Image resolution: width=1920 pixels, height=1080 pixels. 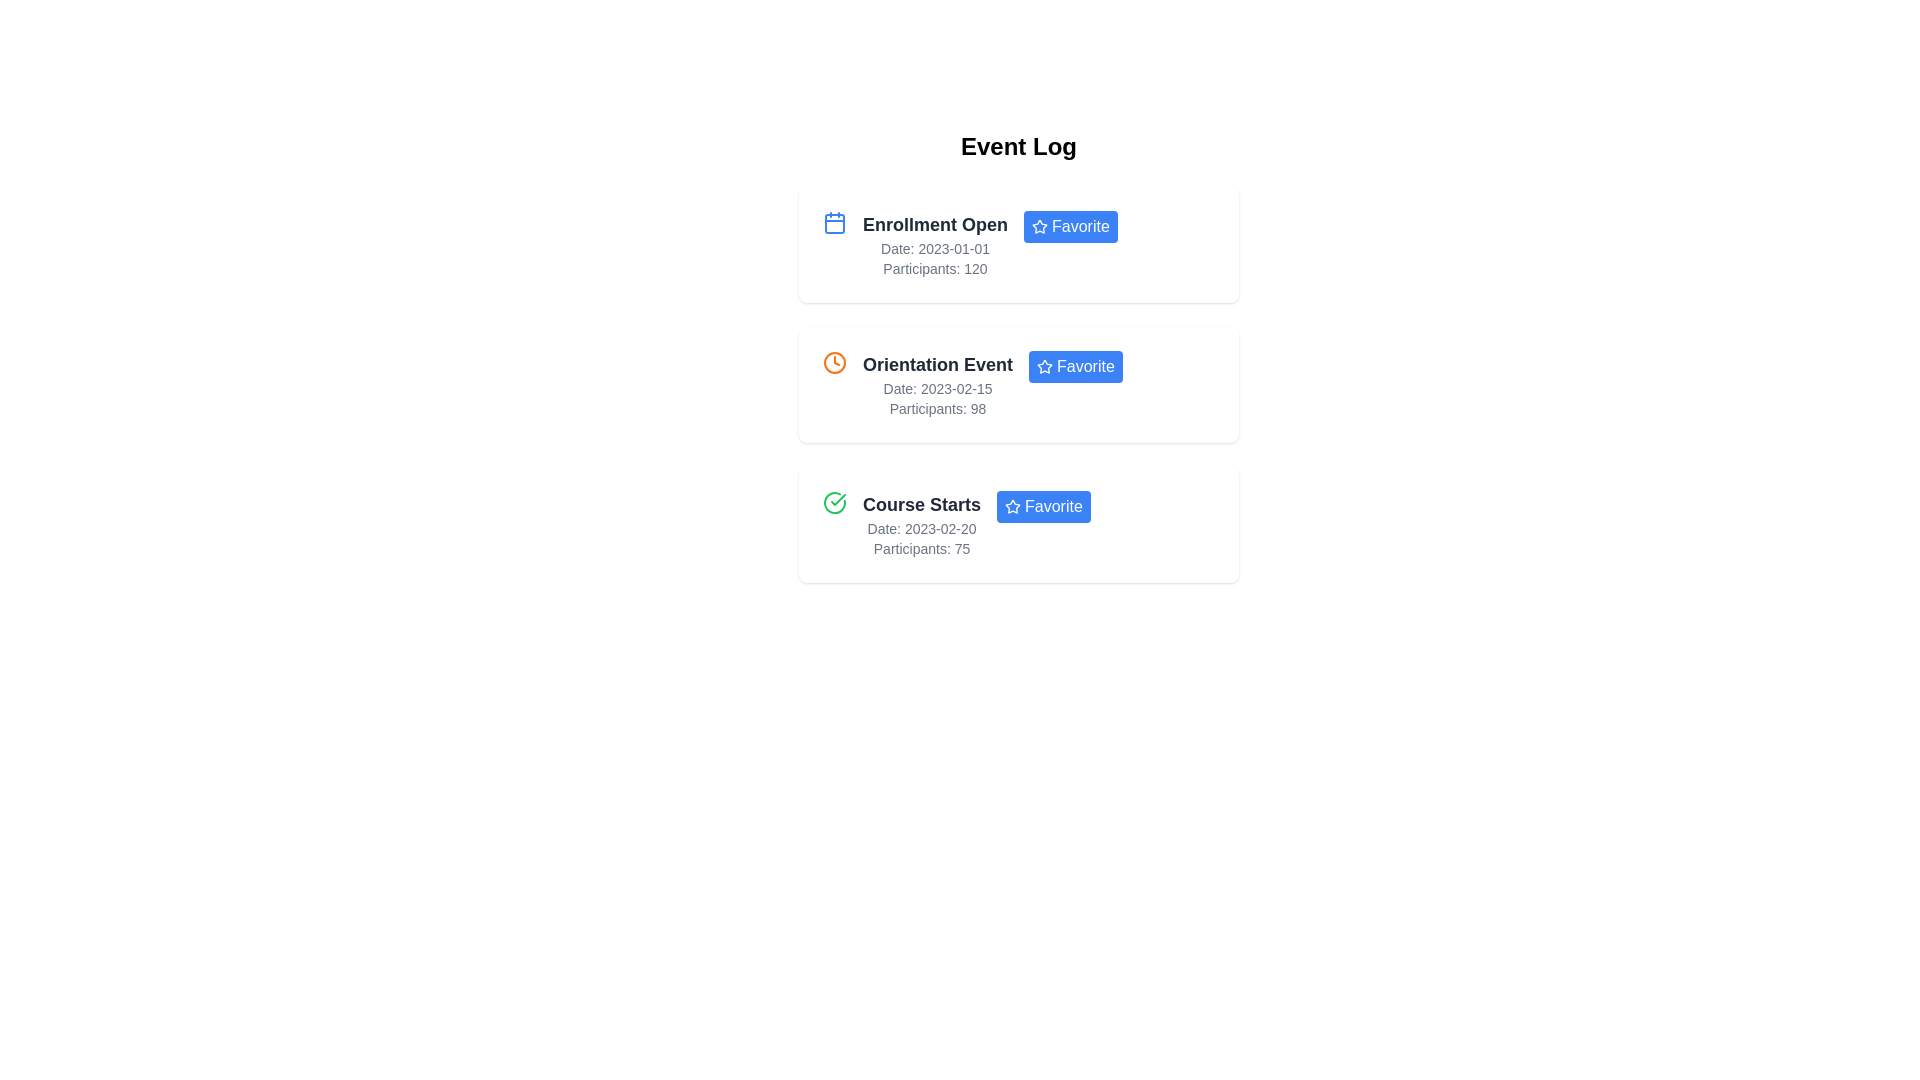 I want to click on the checkmark icon indicating the success status for the 'Course Starts' event if it is interactive, so click(x=838, y=499).